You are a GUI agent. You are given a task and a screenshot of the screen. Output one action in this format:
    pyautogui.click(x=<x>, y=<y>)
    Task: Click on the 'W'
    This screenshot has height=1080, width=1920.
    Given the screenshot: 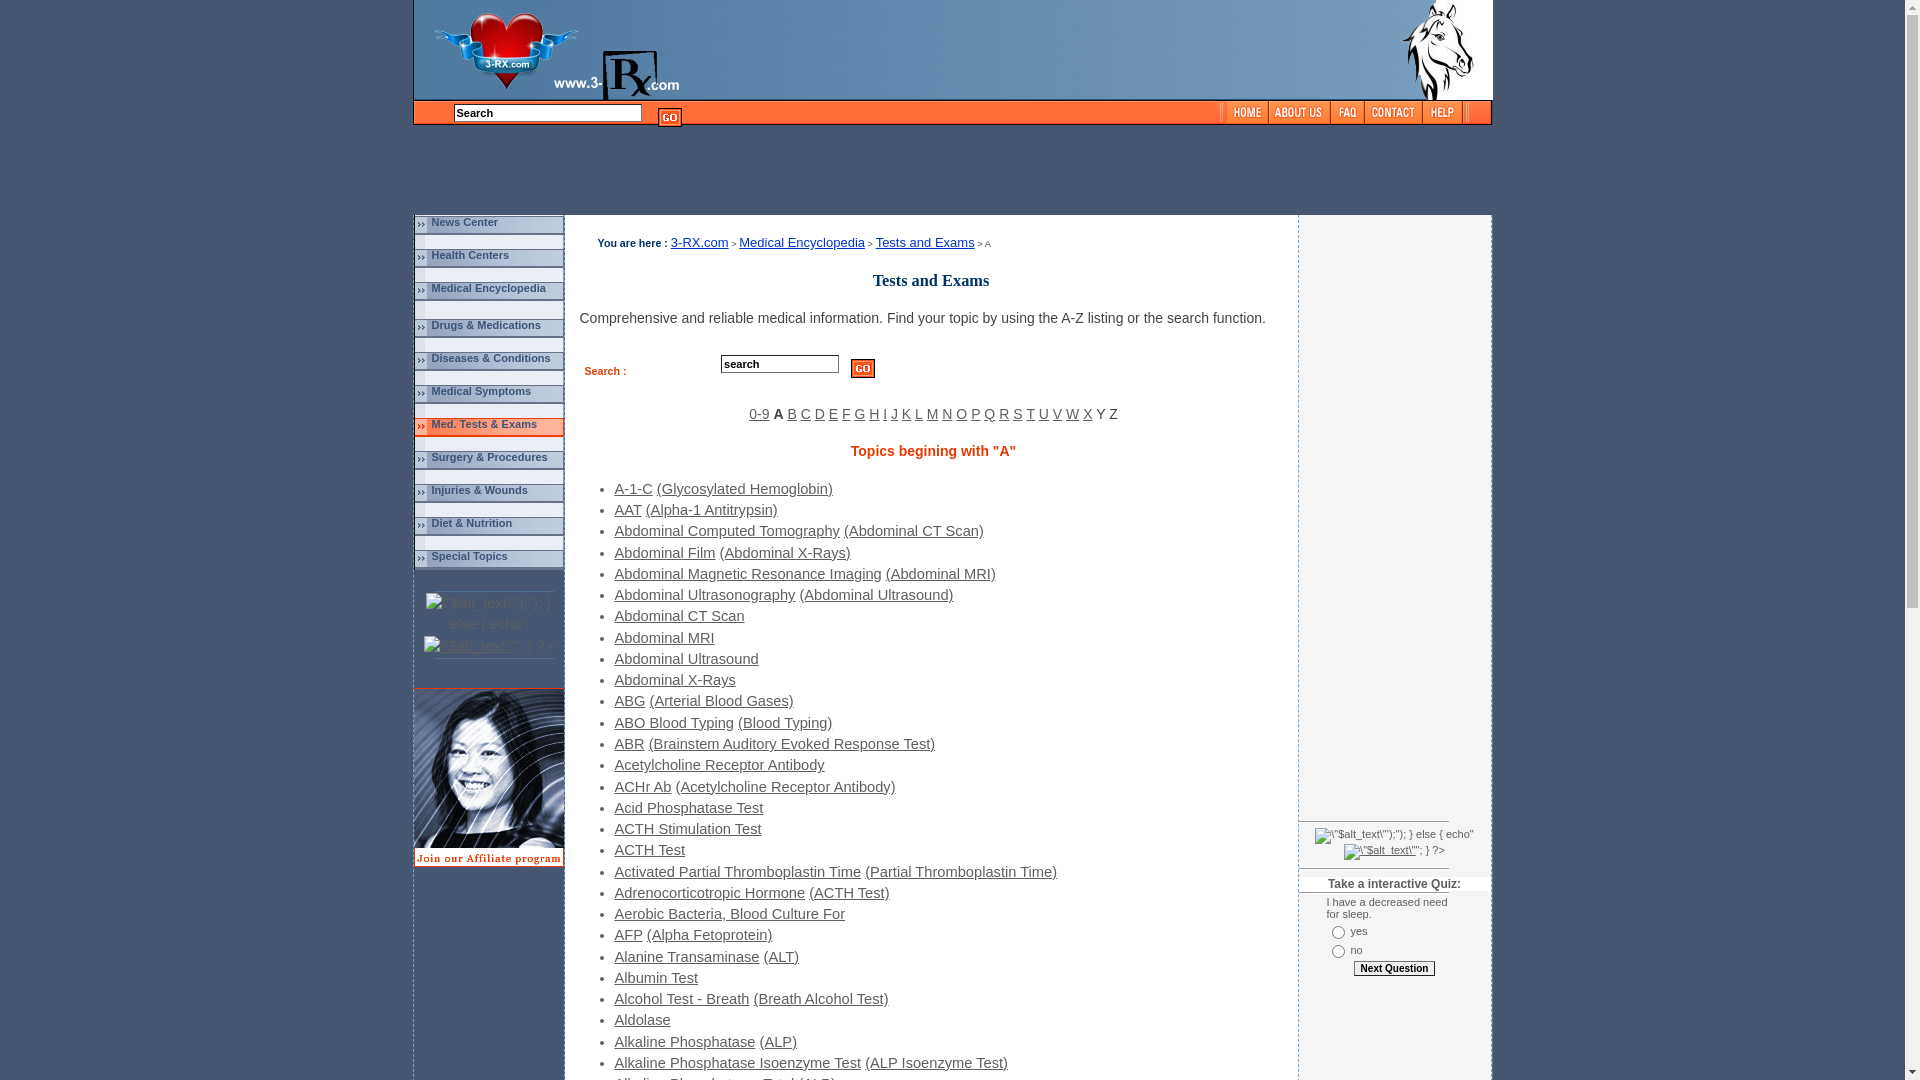 What is the action you would take?
    pyautogui.click(x=1071, y=412)
    